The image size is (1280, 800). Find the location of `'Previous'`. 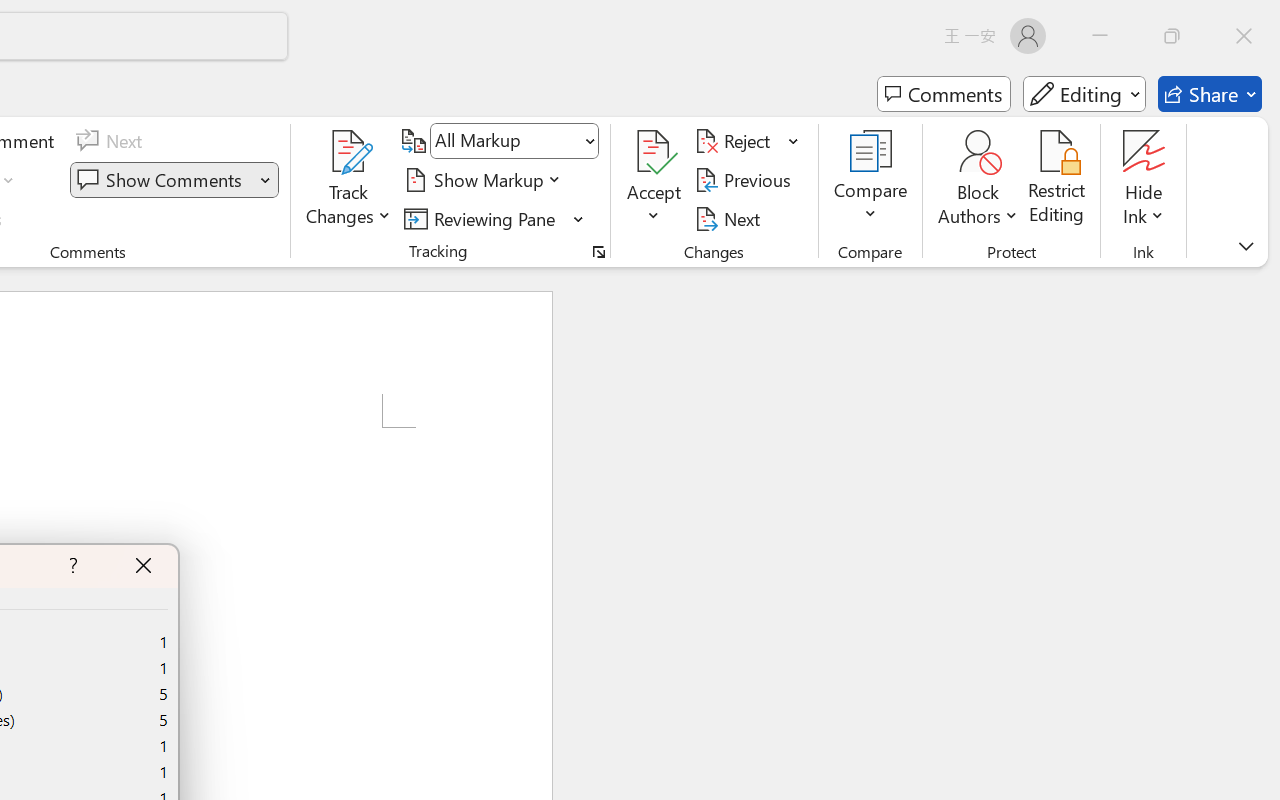

'Previous' is located at coordinates (745, 179).